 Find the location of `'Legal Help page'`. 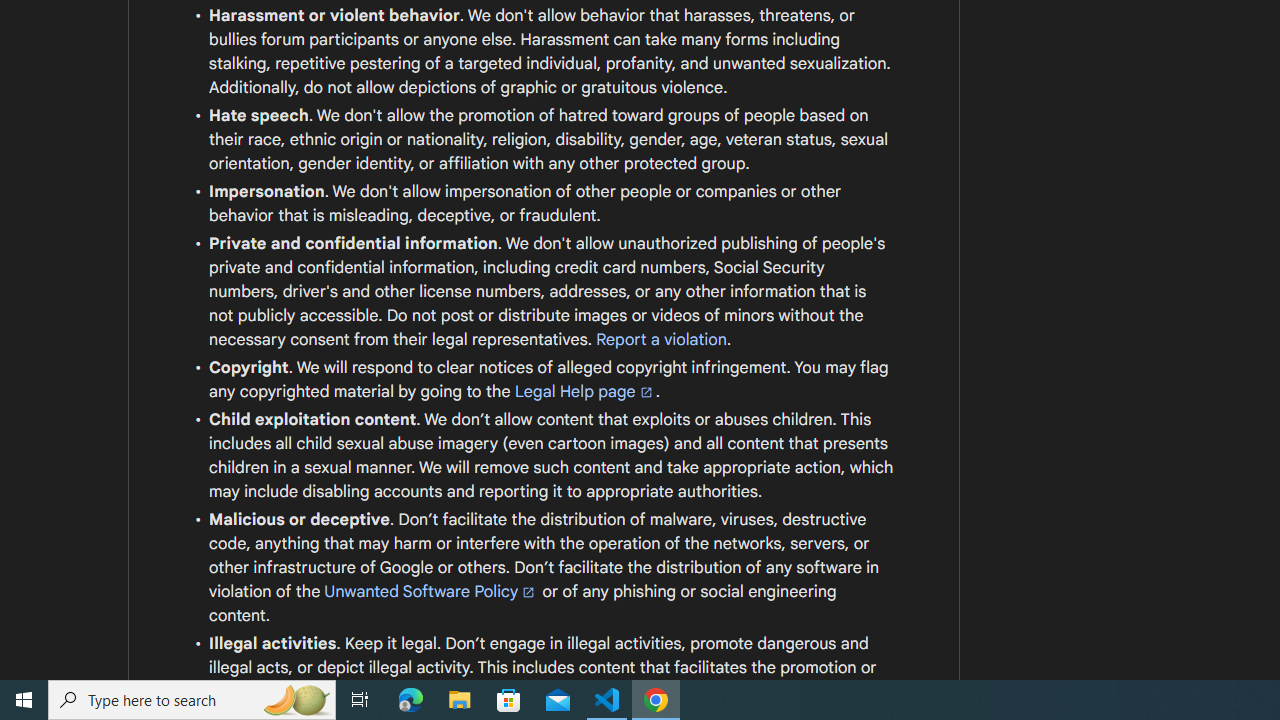

'Legal Help page' is located at coordinates (583, 392).